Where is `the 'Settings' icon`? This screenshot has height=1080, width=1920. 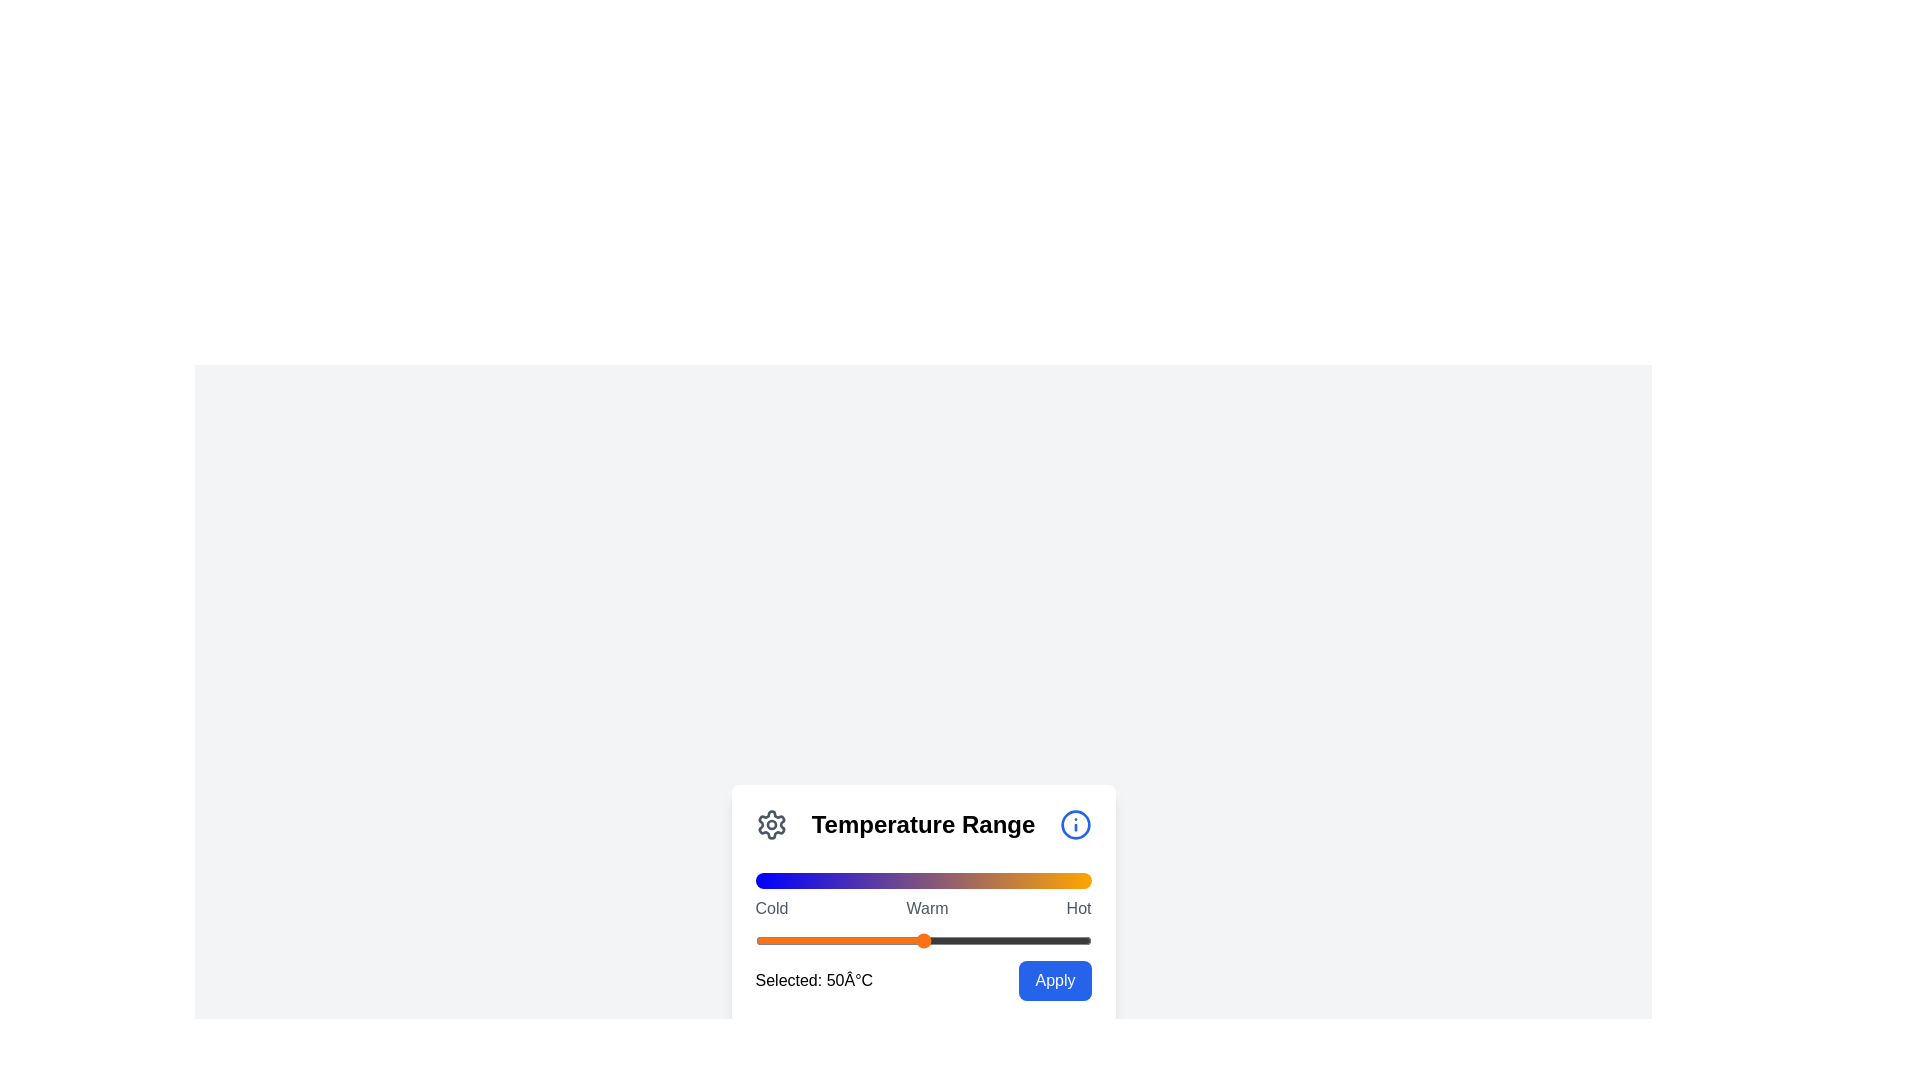 the 'Settings' icon is located at coordinates (770, 825).